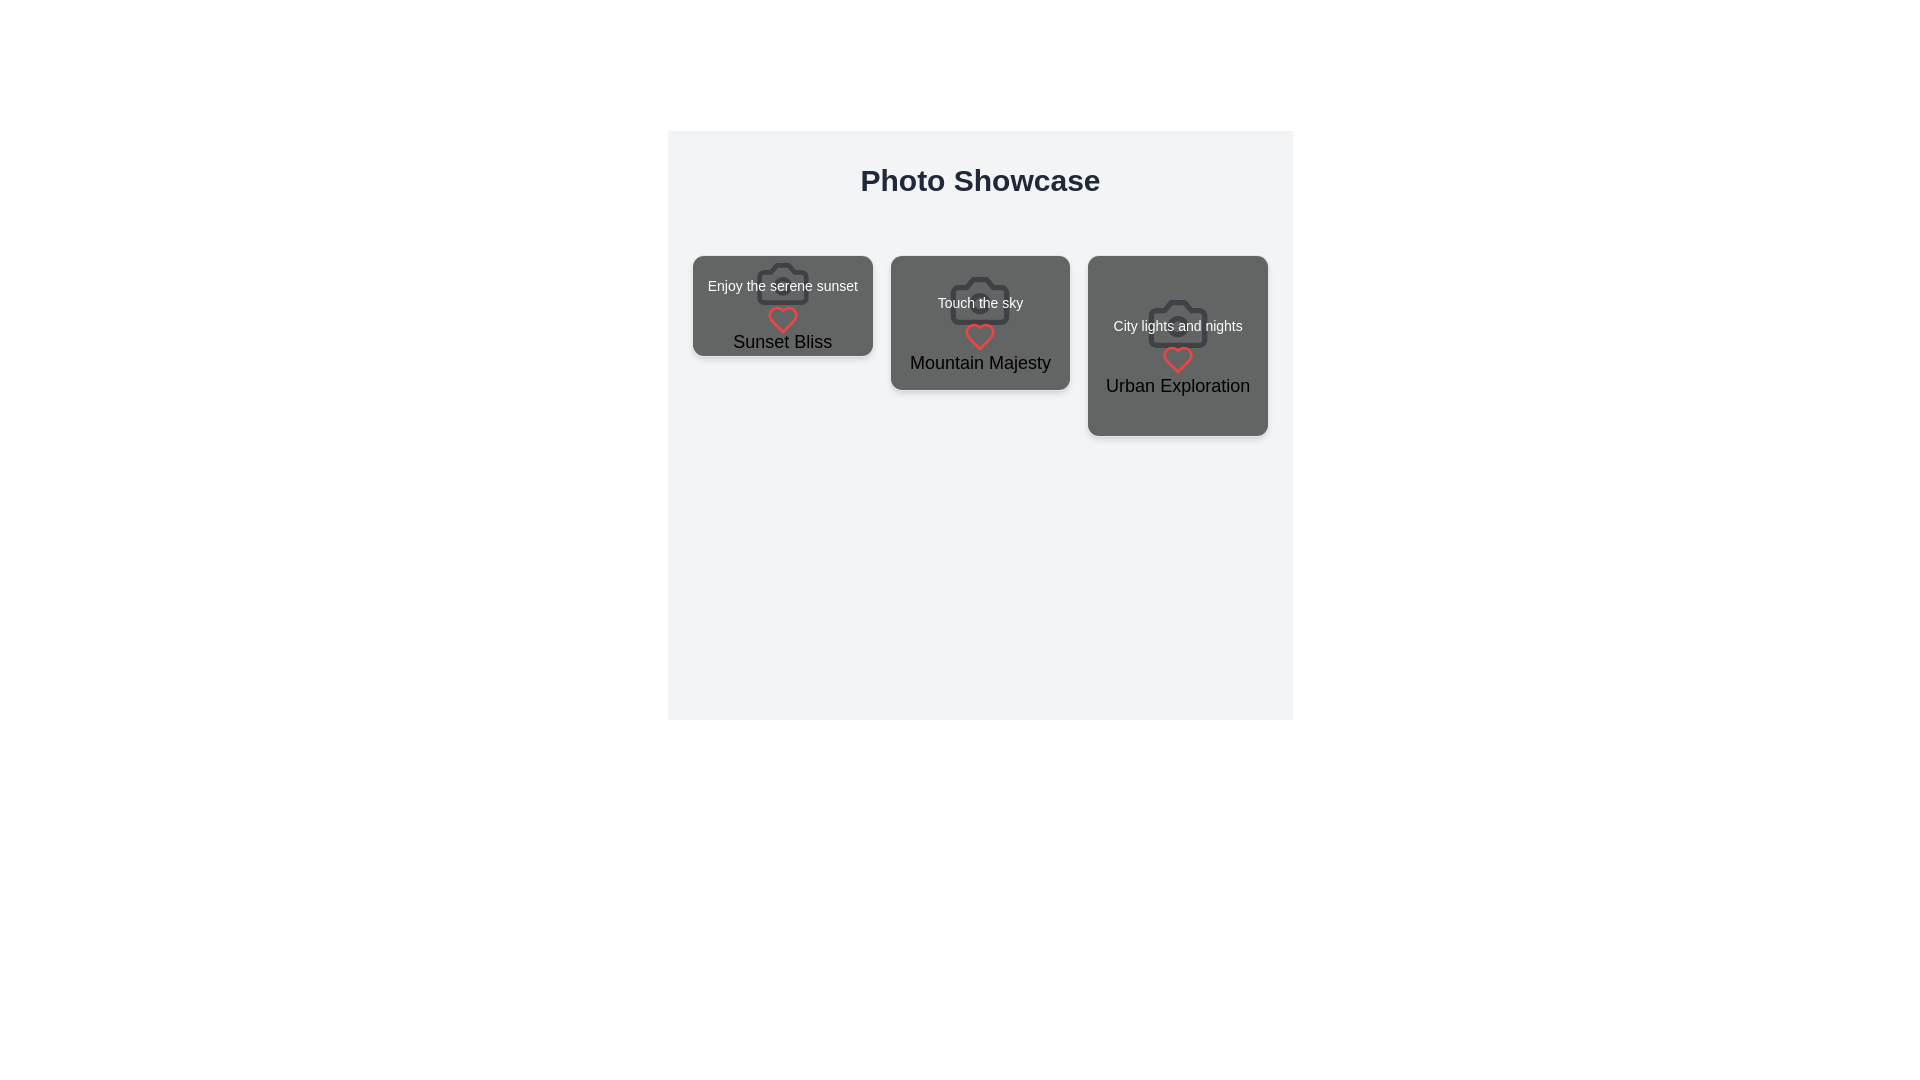 The image size is (1920, 1080). What do you see at coordinates (1178, 358) in the screenshot?
I see `the heart icon located in the 'Urban Exploration' card, which is the last card on the left` at bounding box center [1178, 358].